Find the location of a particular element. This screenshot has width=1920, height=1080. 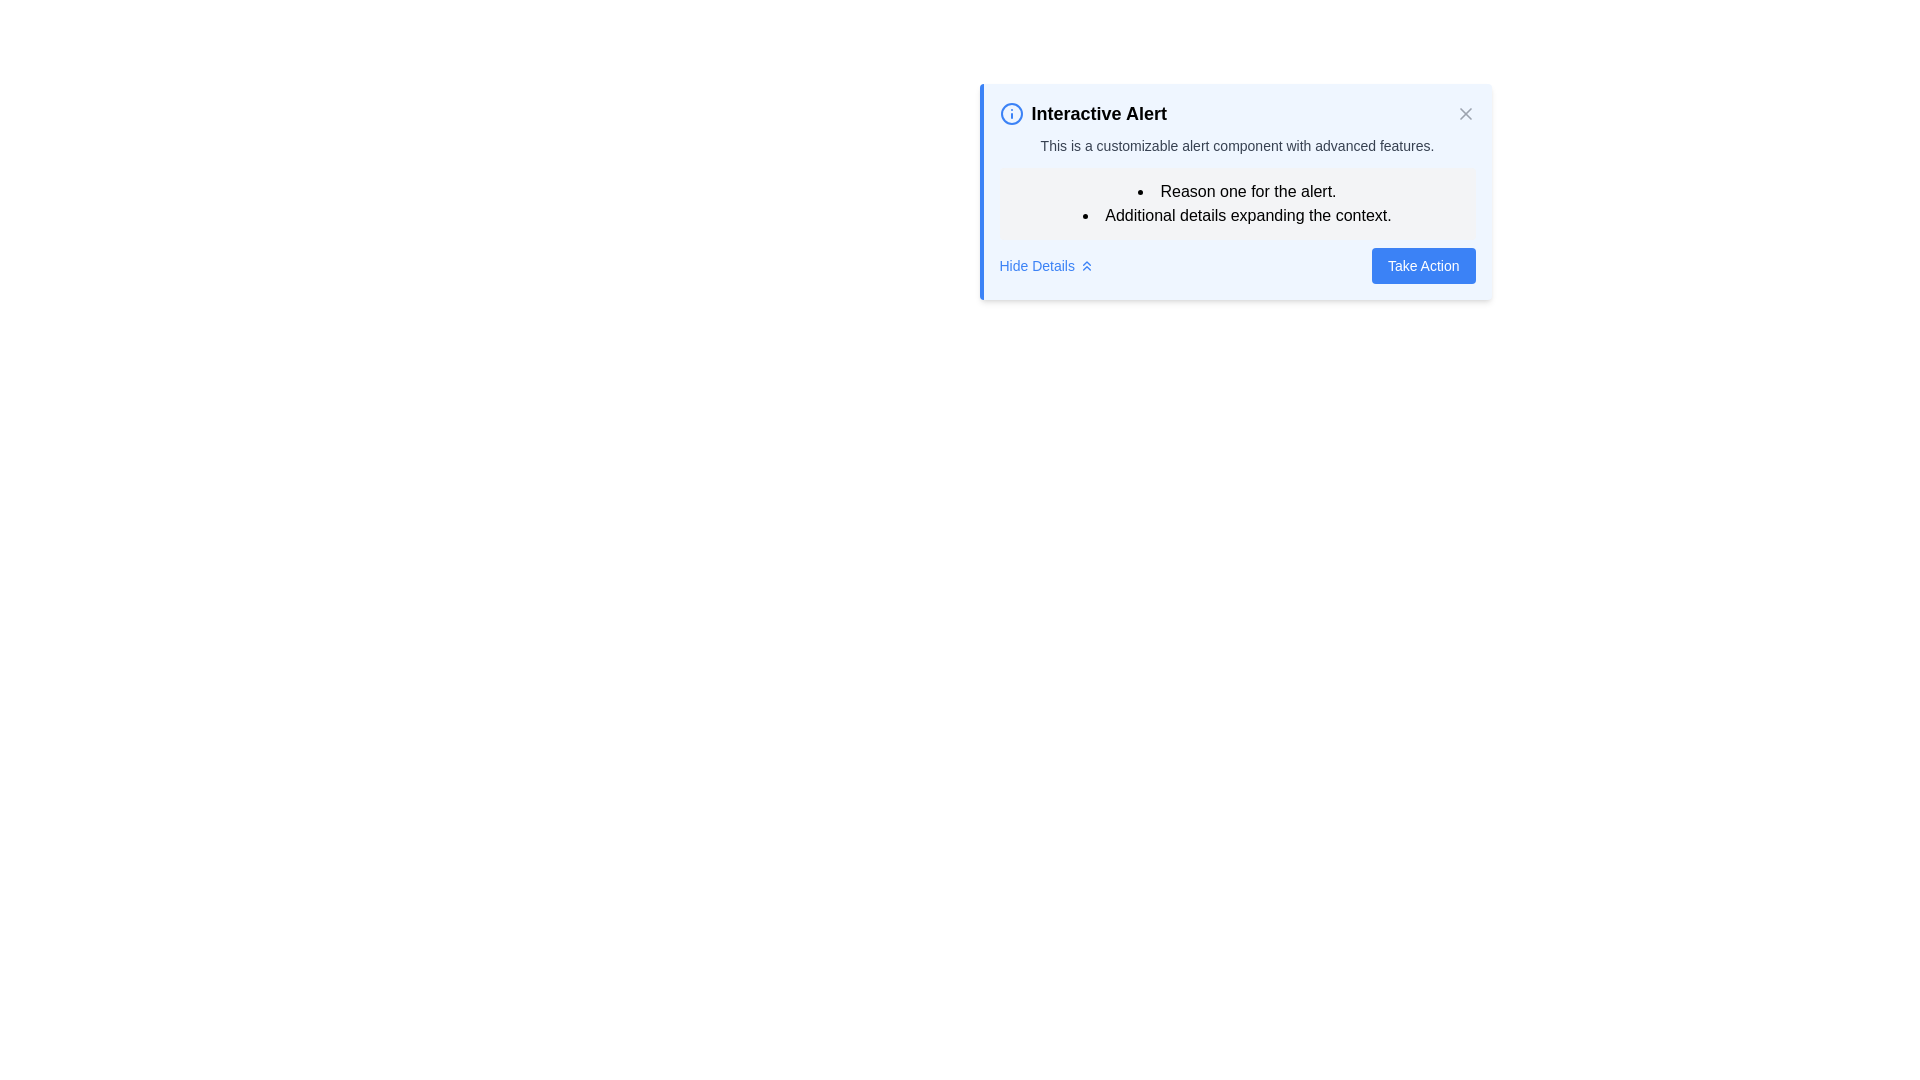

the call-to-action button located in the lower-right corner of the alert box is located at coordinates (1422, 265).